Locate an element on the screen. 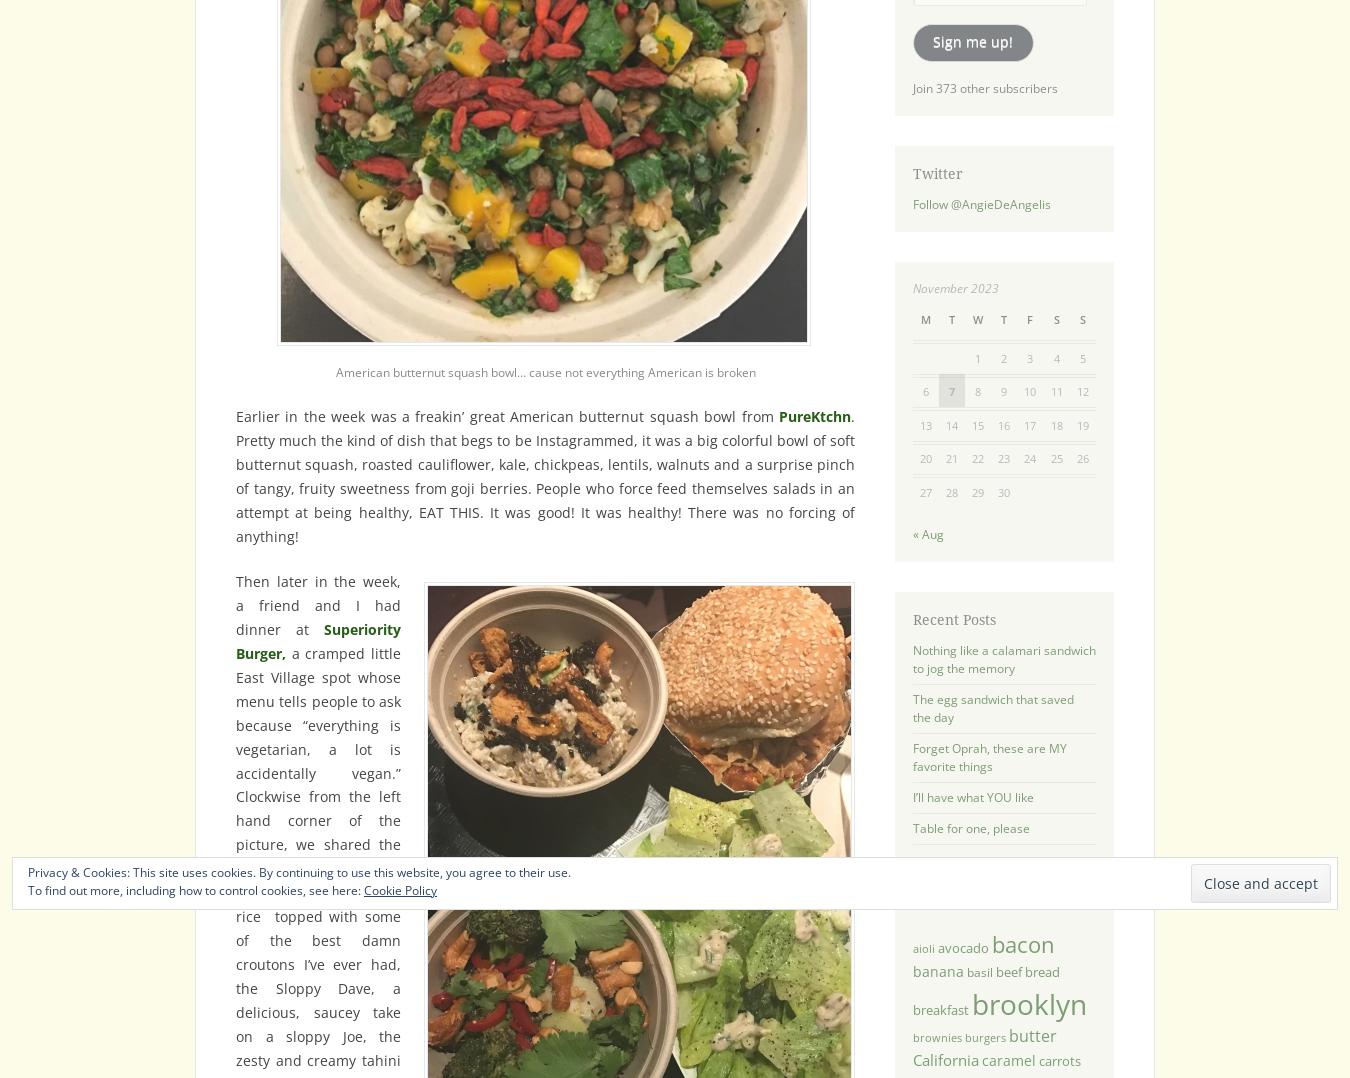 This screenshot has height=1078, width=1350. 'Earlier in the week was a freakin’ great American butternut squash bowl from' is located at coordinates (506, 414).